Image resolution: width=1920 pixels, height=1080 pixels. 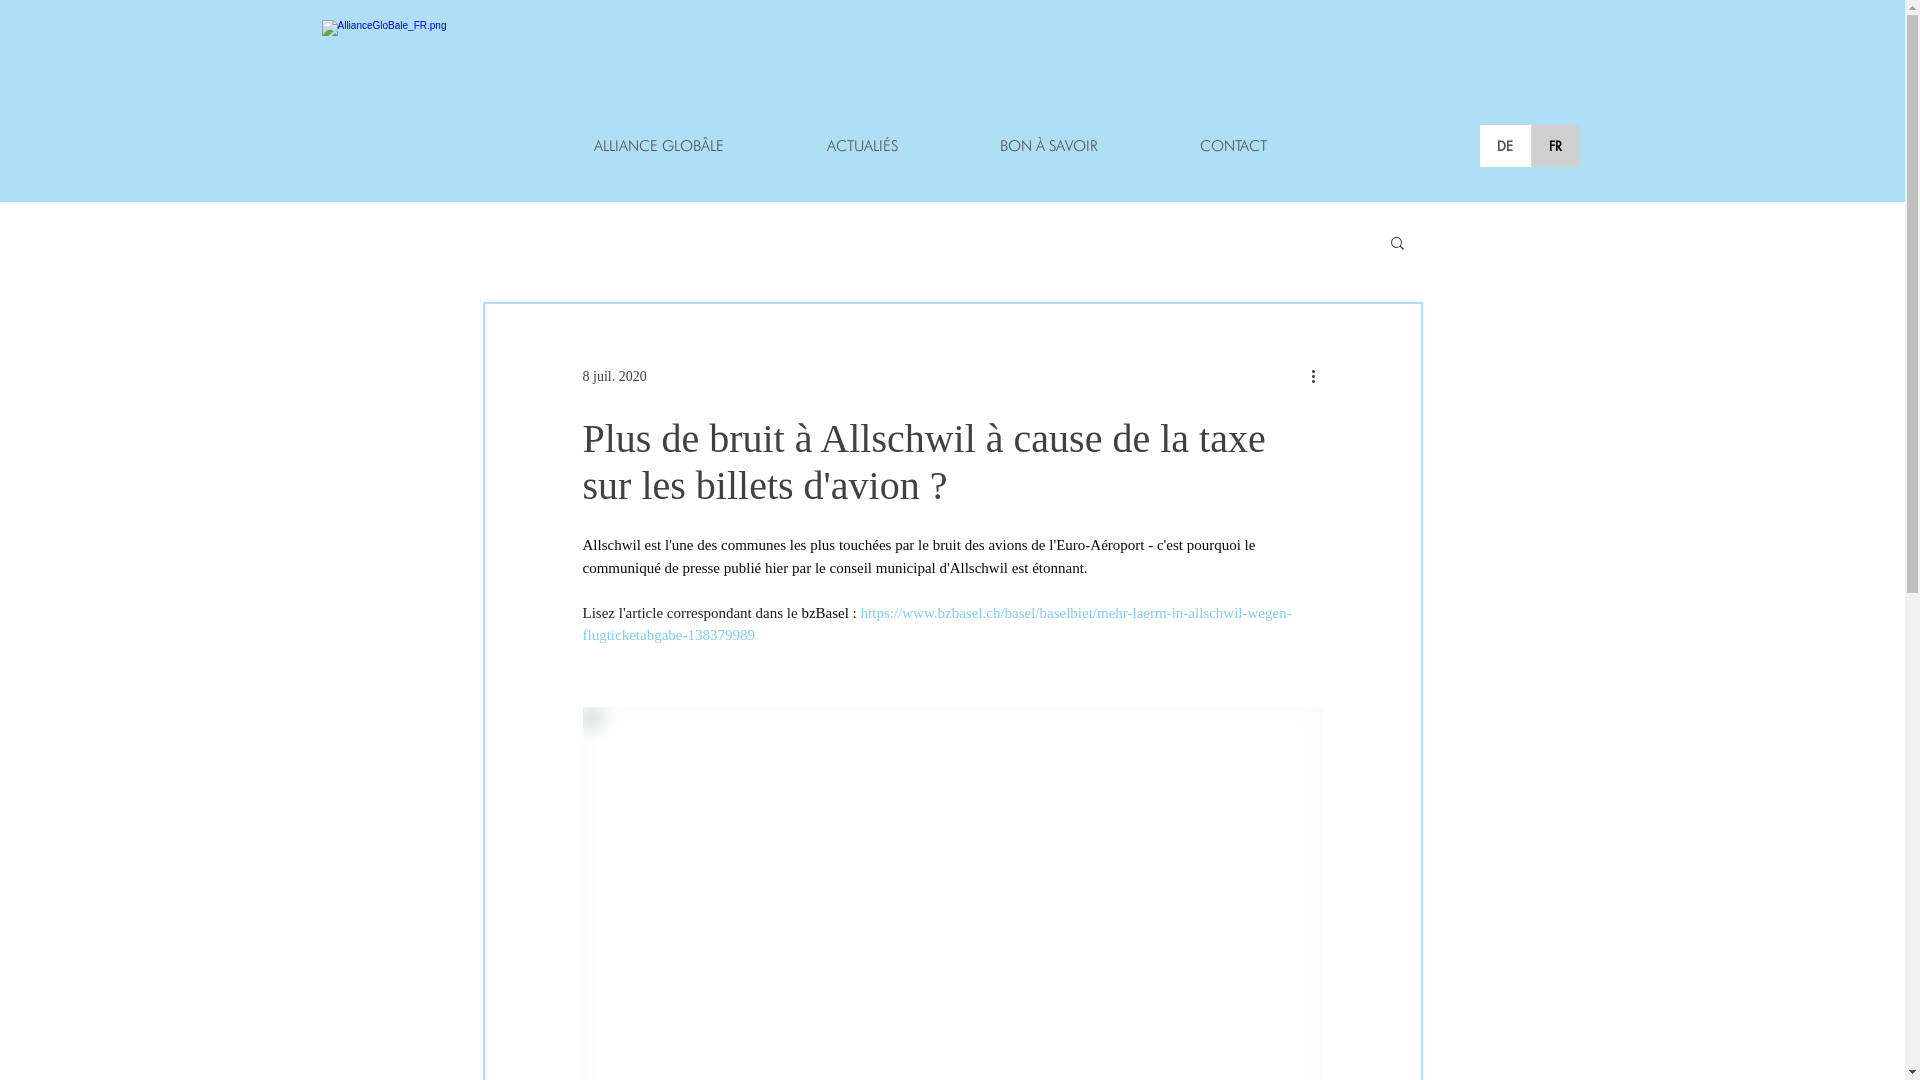 What do you see at coordinates (1505, 145) in the screenshot?
I see `'DE'` at bounding box center [1505, 145].